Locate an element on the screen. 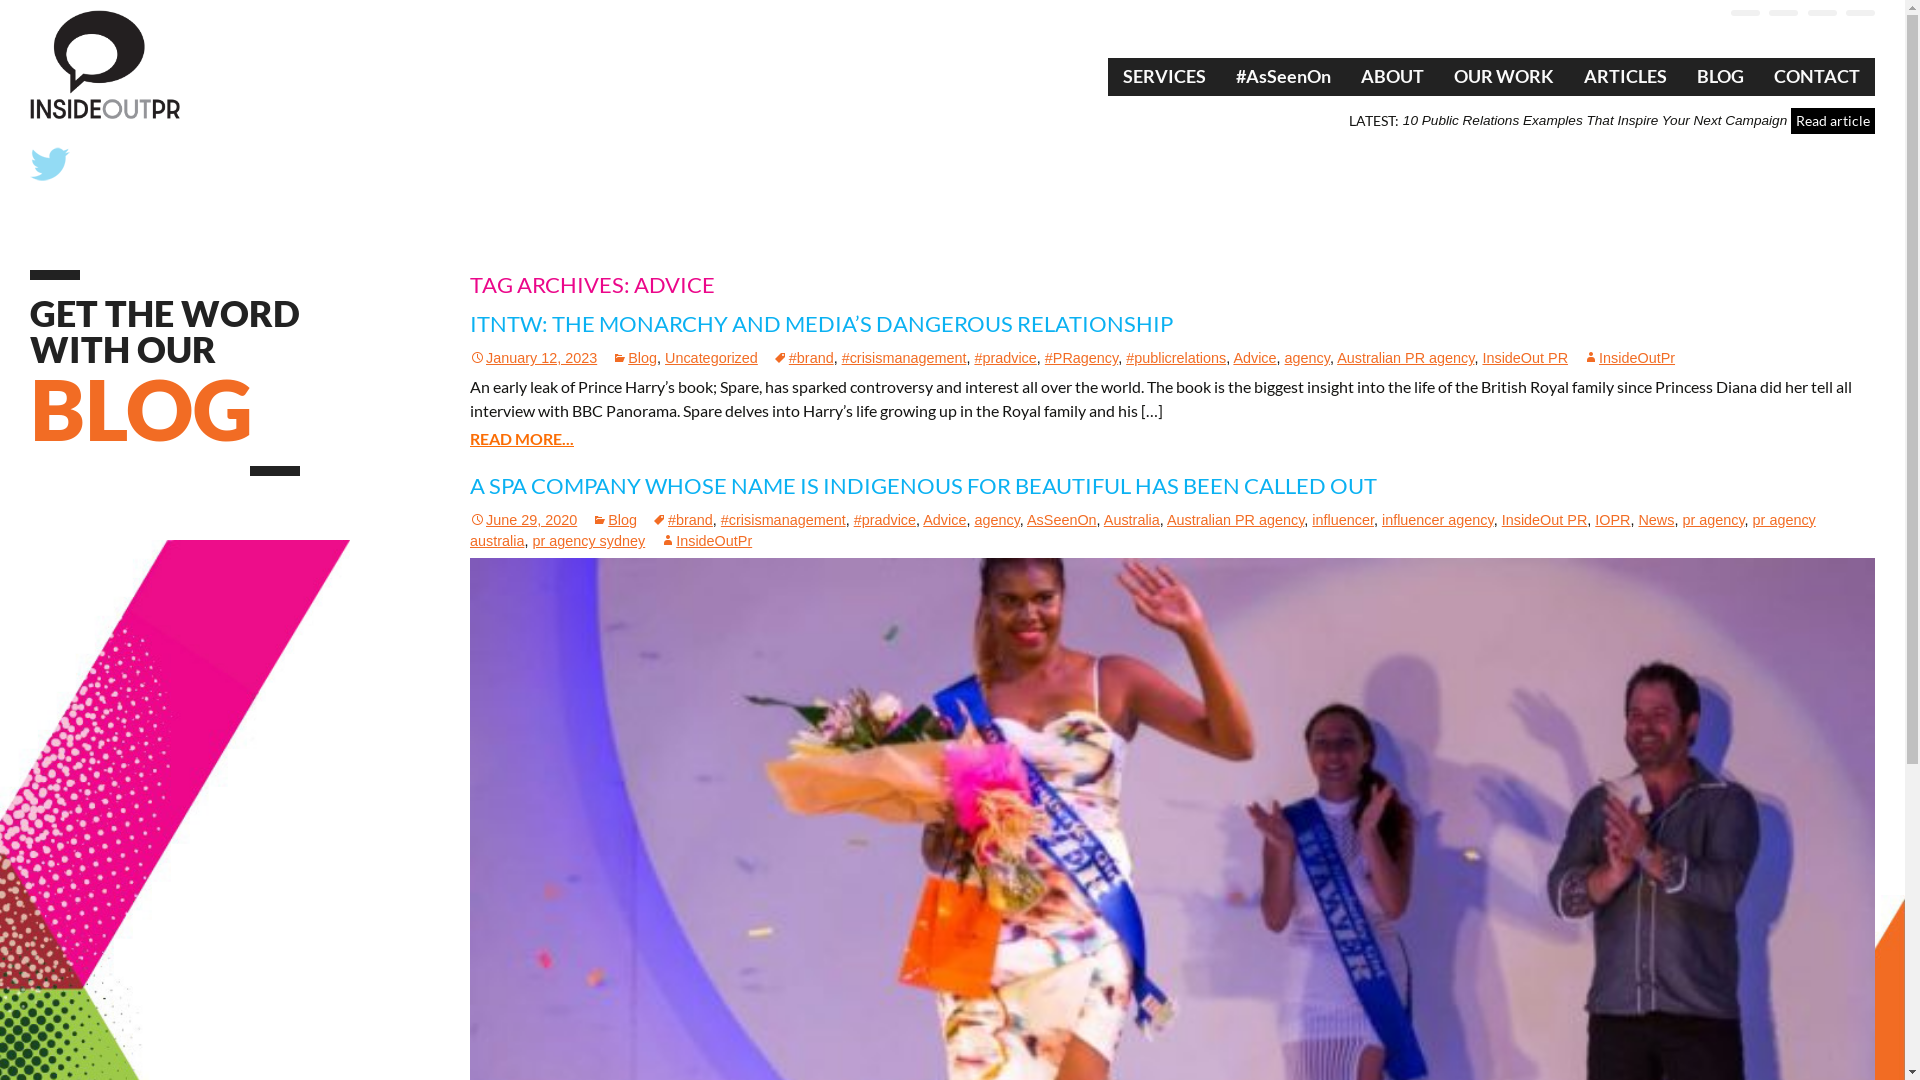 The image size is (1920, 1080). 'AsSeenOn' is located at coordinates (1060, 519).